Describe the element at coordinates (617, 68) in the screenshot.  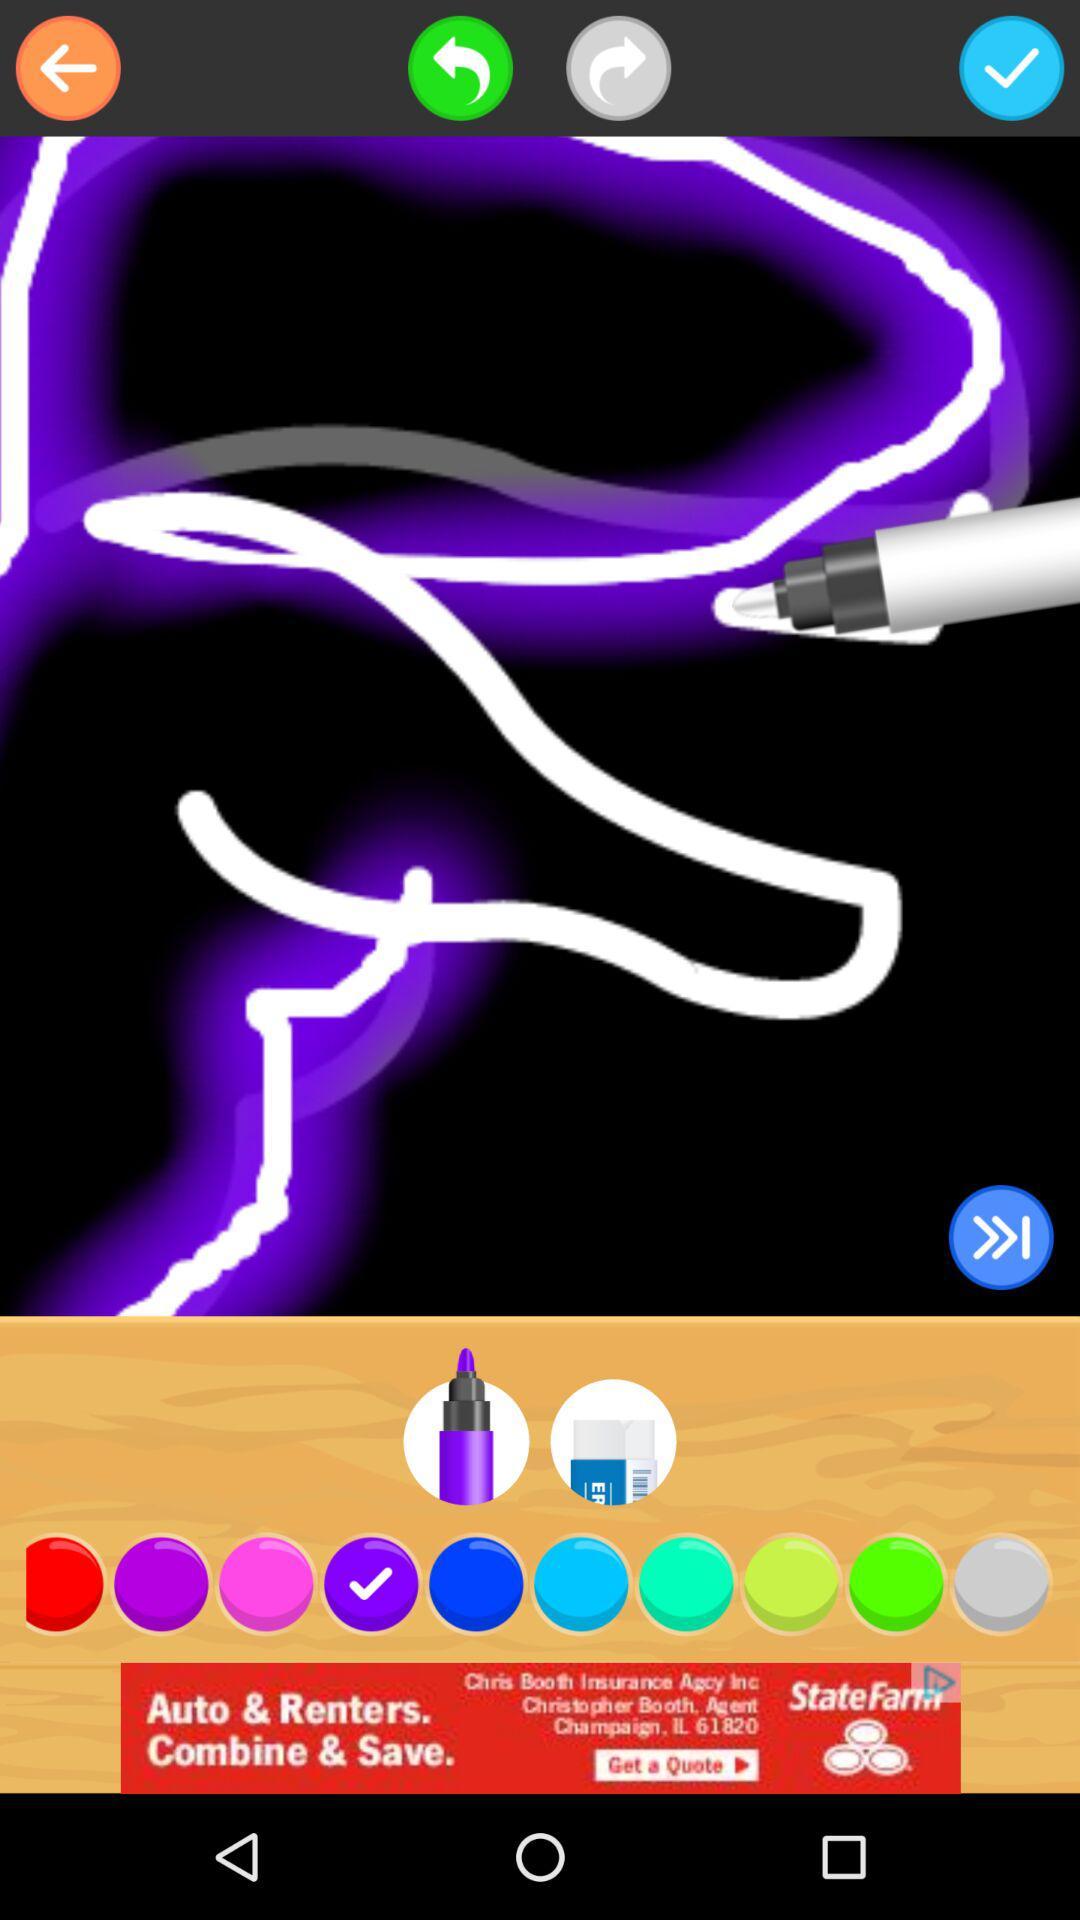
I see `redo` at that location.